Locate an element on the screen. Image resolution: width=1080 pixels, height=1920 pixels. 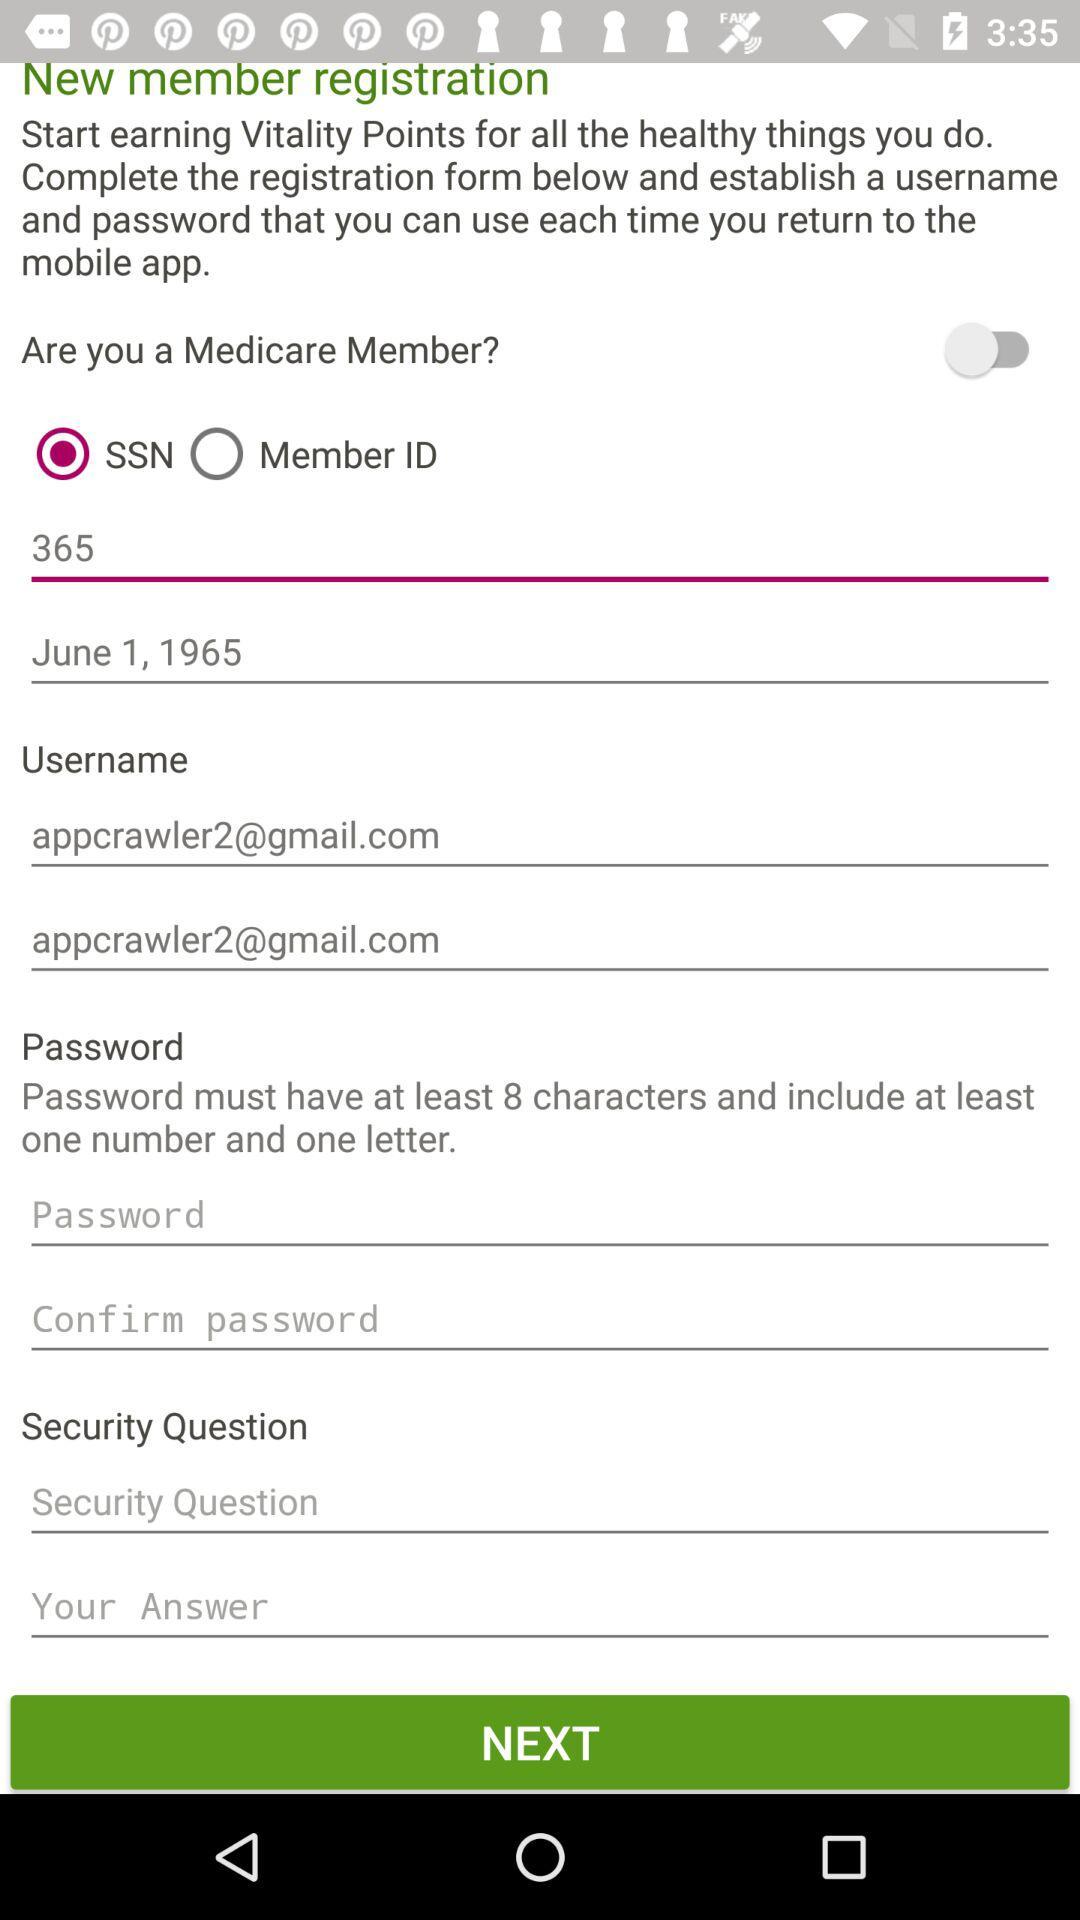
security question answer is located at coordinates (540, 1606).